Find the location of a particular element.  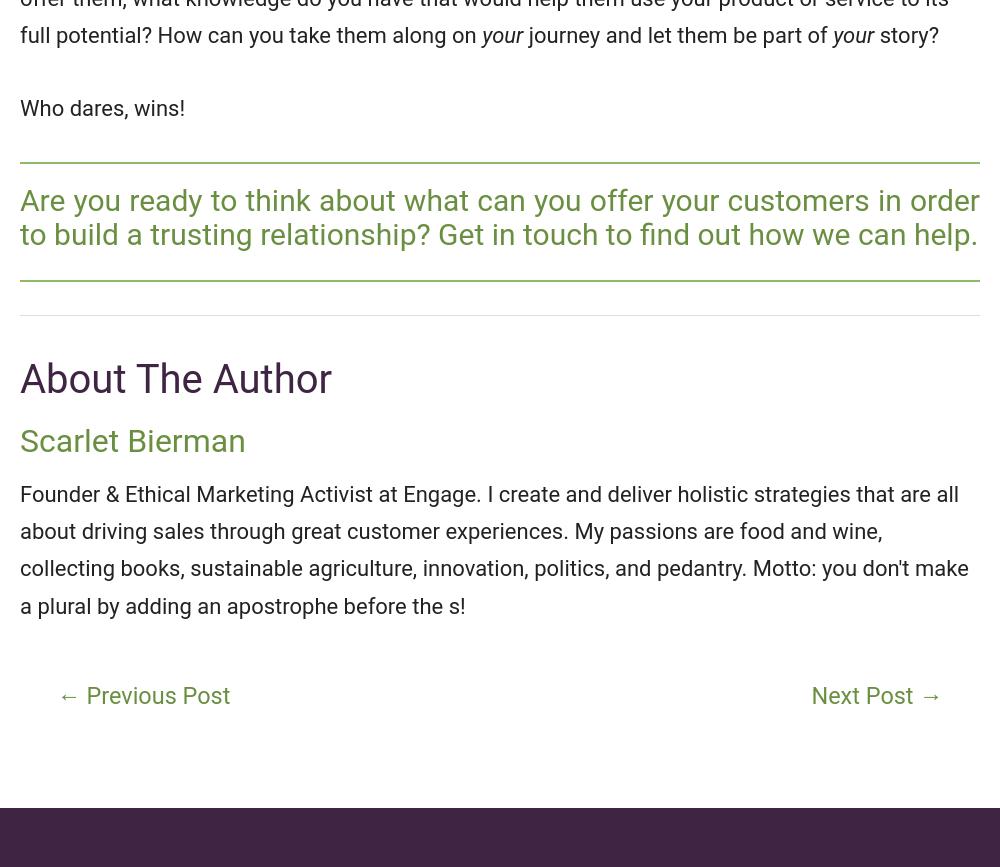

'Who dares, wins!' is located at coordinates (20, 107).